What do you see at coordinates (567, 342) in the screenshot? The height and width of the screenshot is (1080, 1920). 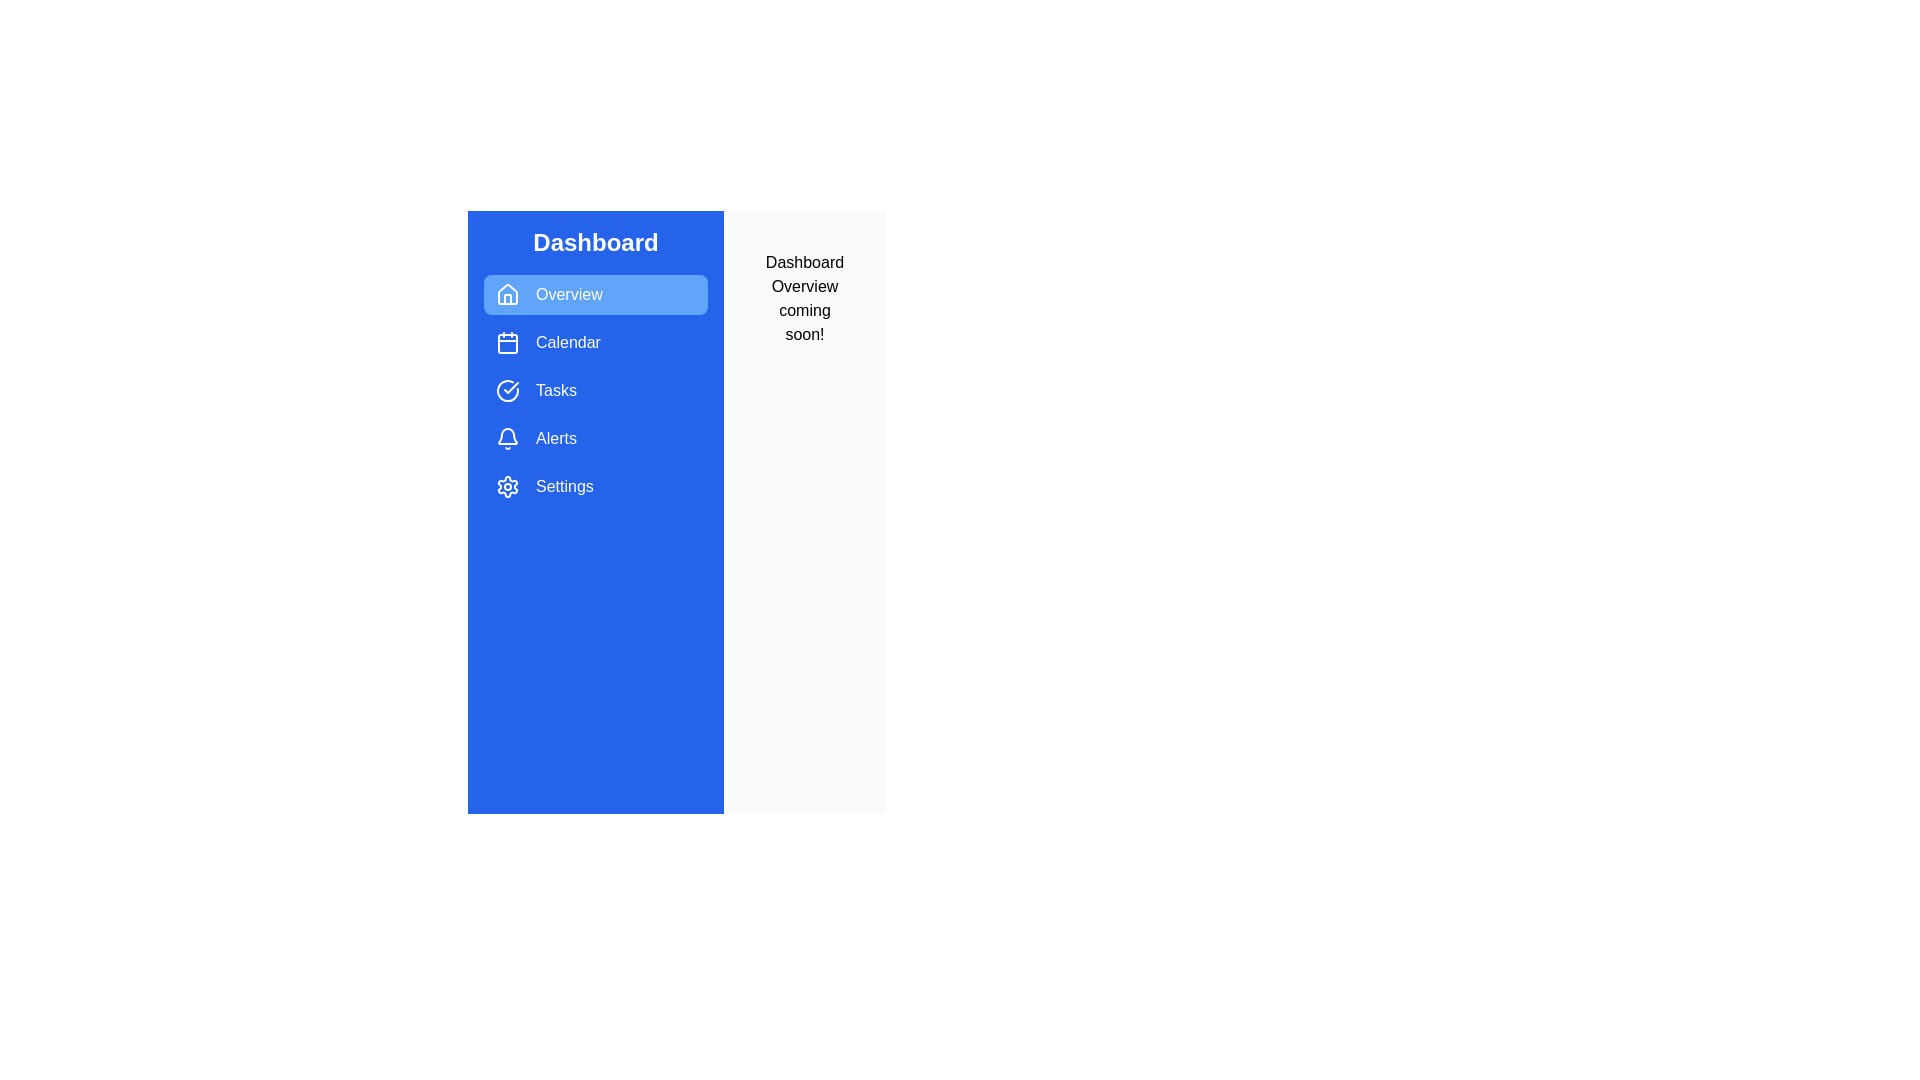 I see `the text label in the navigation menu that likely navigates to a calendar-related feature, located between 'Overview' and 'Tasks'` at bounding box center [567, 342].